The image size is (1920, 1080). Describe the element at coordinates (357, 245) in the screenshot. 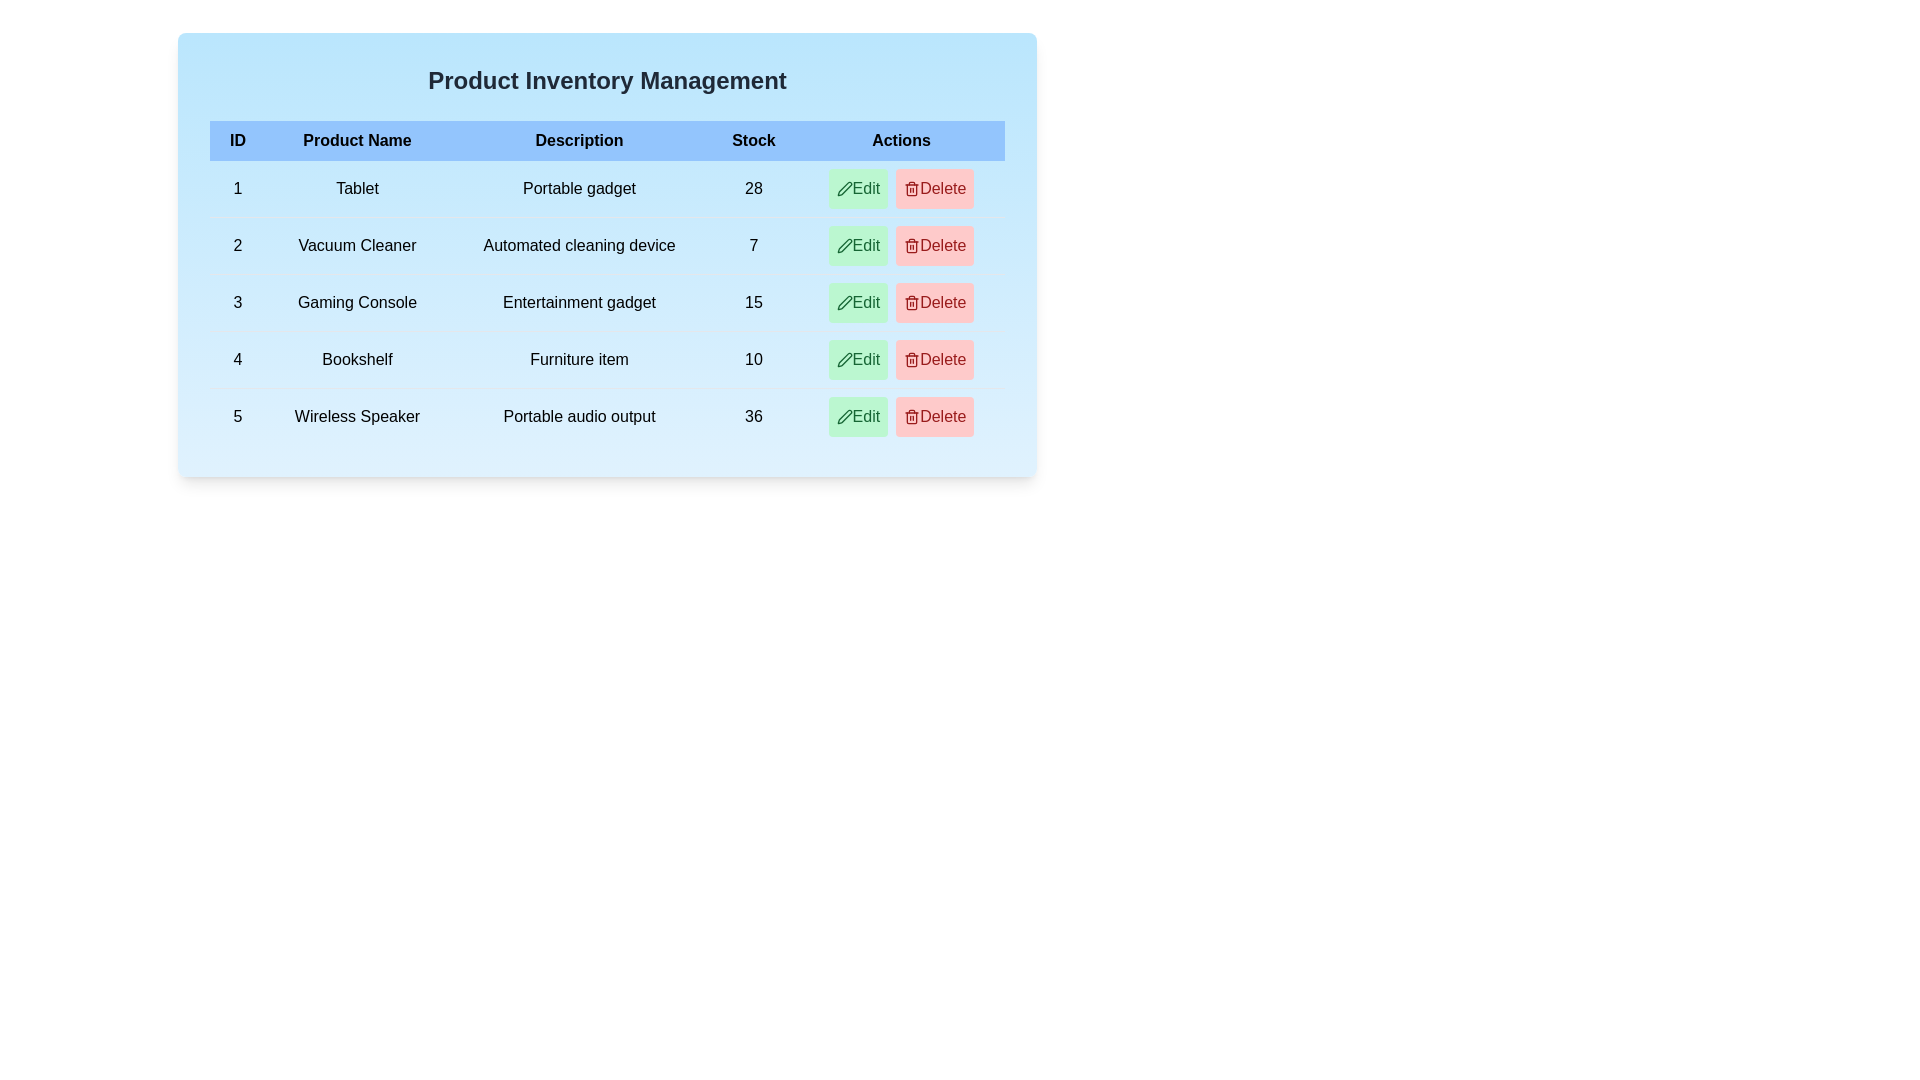

I see `the Text label in the second row, second column of the product inventory table that displays the product name` at that location.